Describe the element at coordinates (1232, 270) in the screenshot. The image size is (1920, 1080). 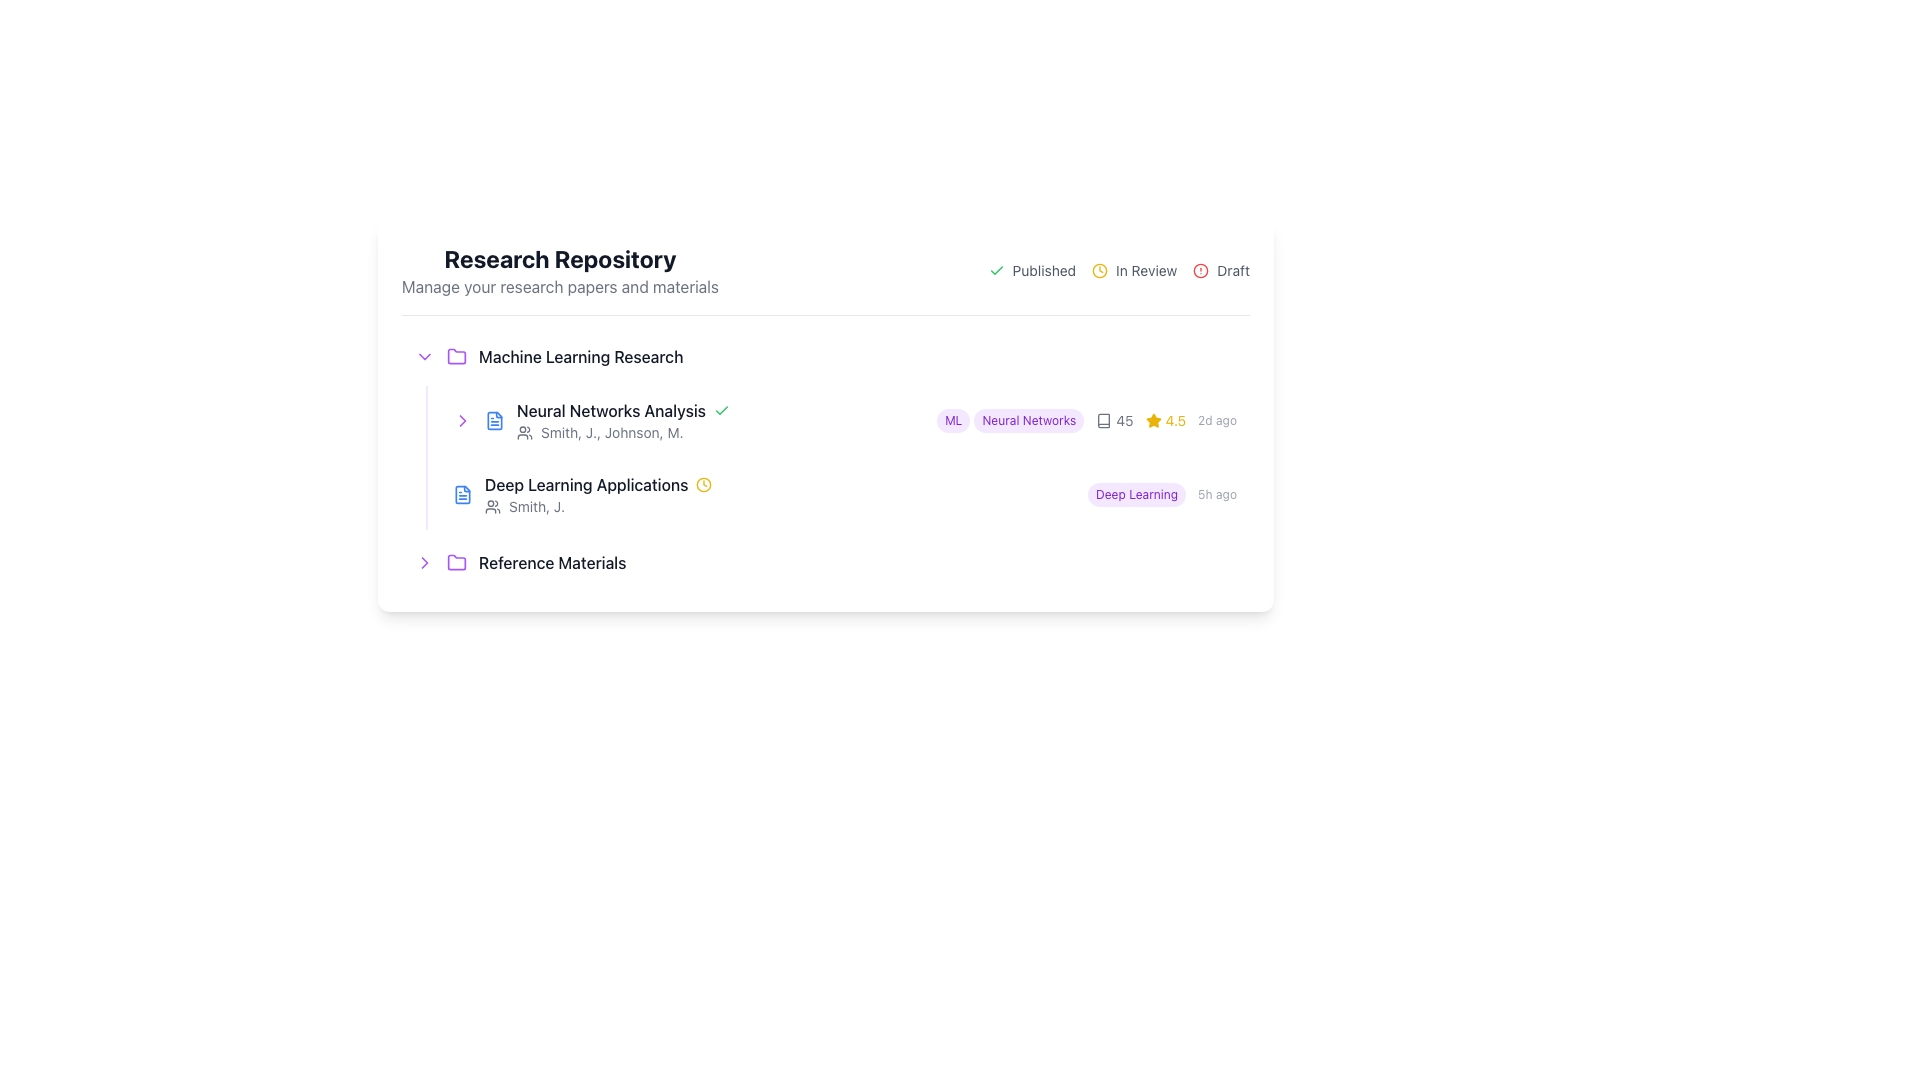
I see `the static text label displaying 'Draft' located in the top-right part of the interface, near status indicators like 'Published' and 'In Review'` at that location.